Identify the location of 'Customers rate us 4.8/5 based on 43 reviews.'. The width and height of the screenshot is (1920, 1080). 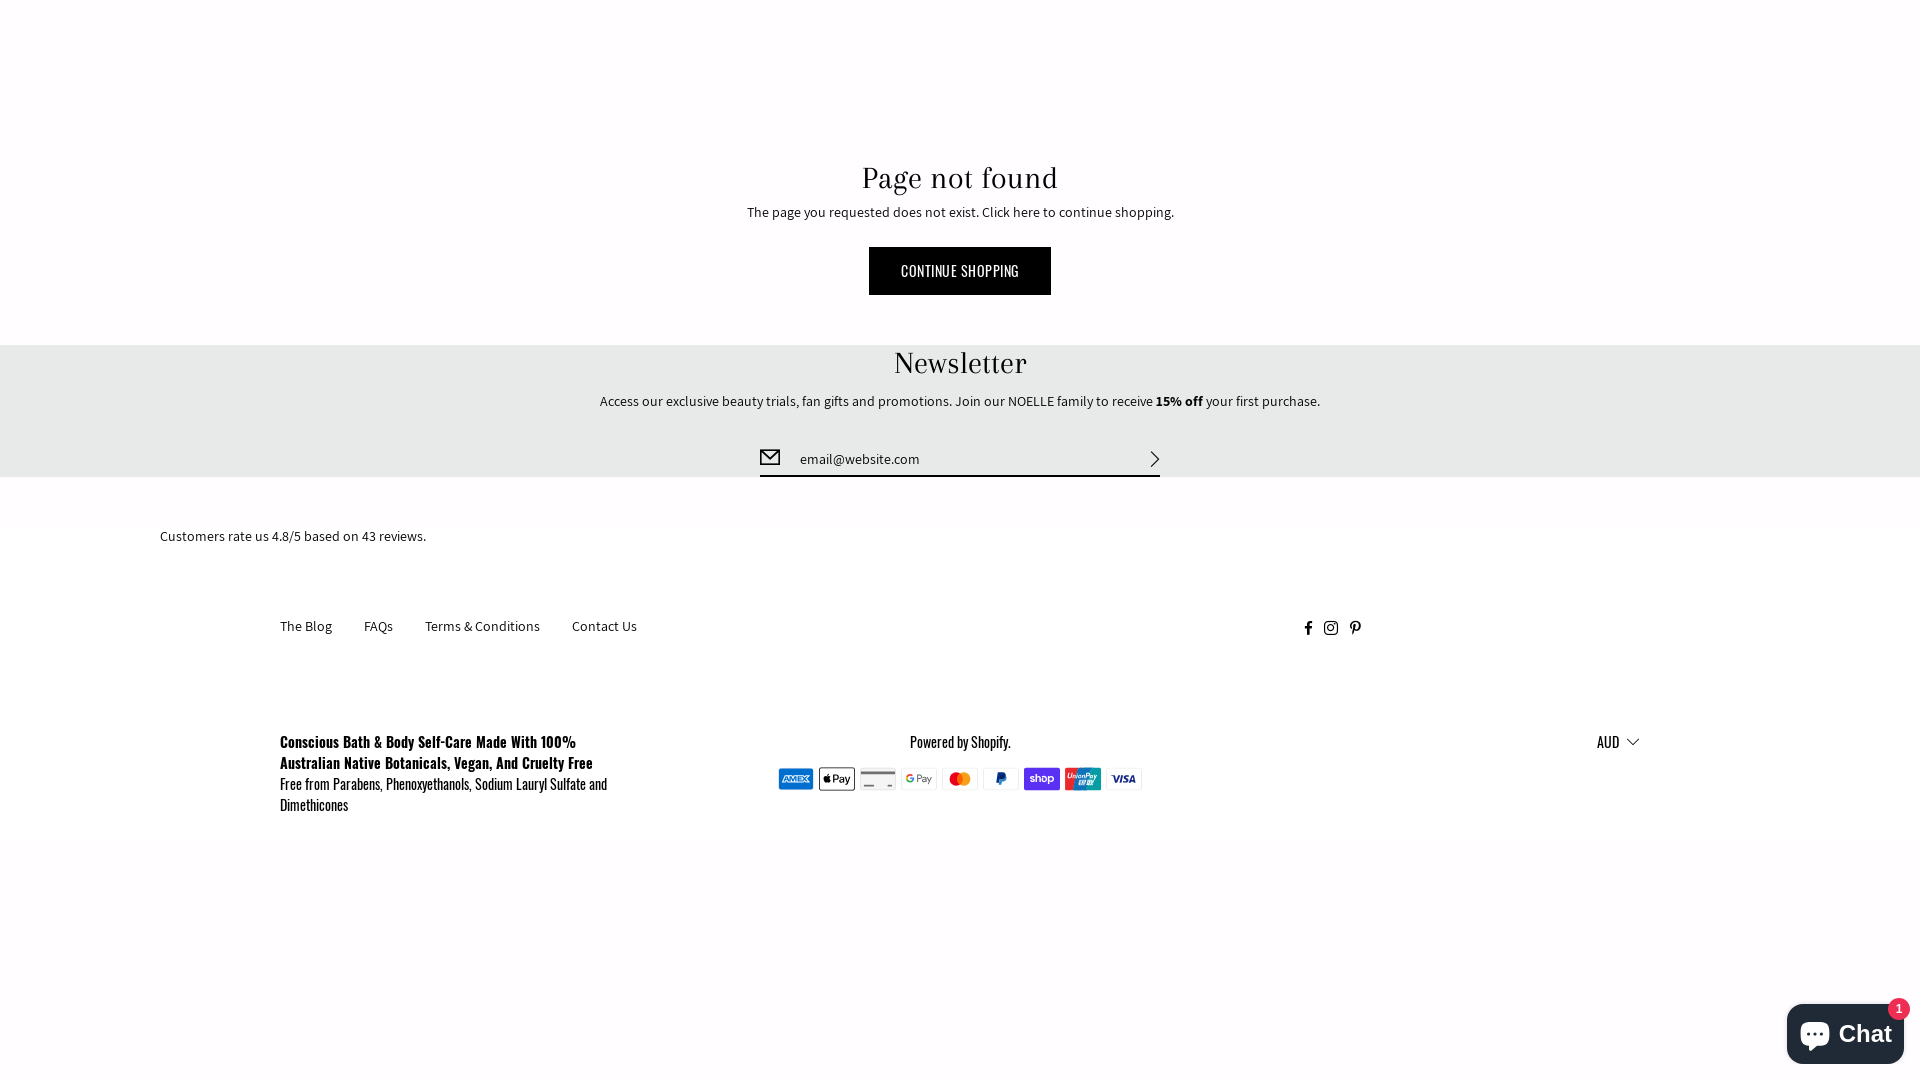
(960, 535).